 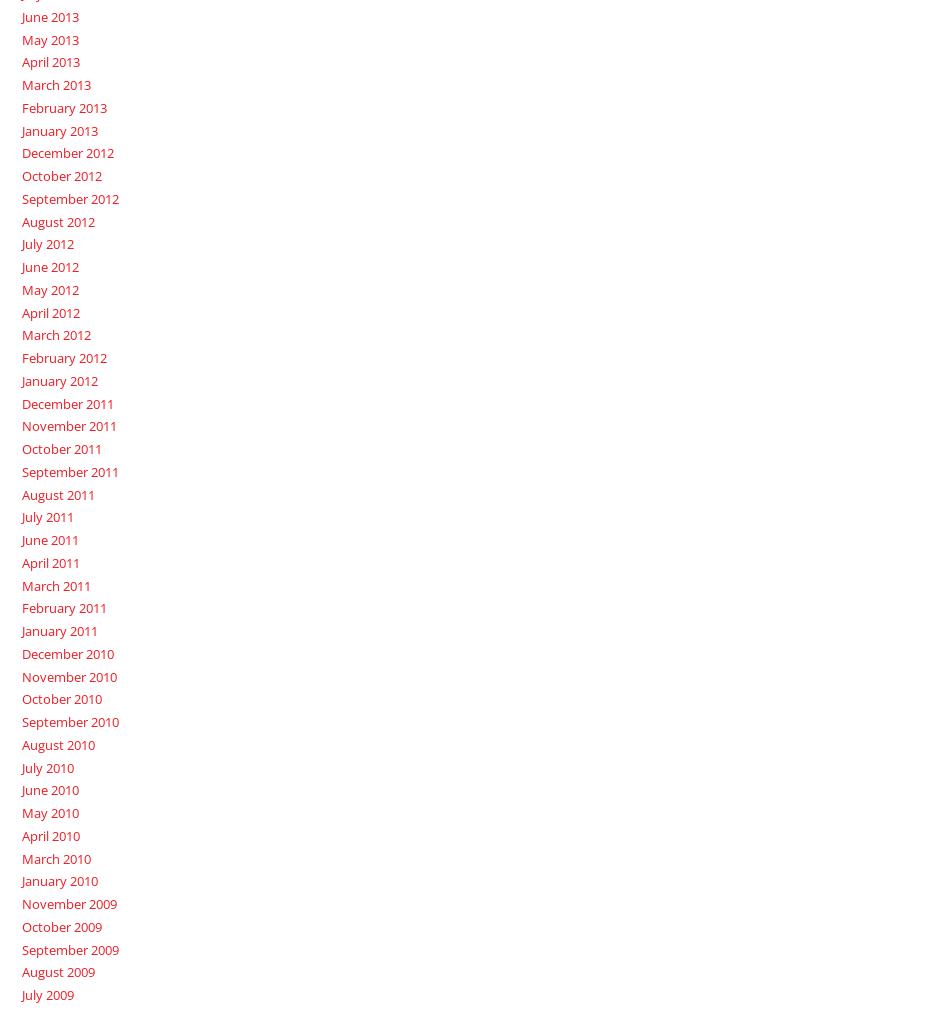 I want to click on 'February 2012', so click(x=63, y=356).